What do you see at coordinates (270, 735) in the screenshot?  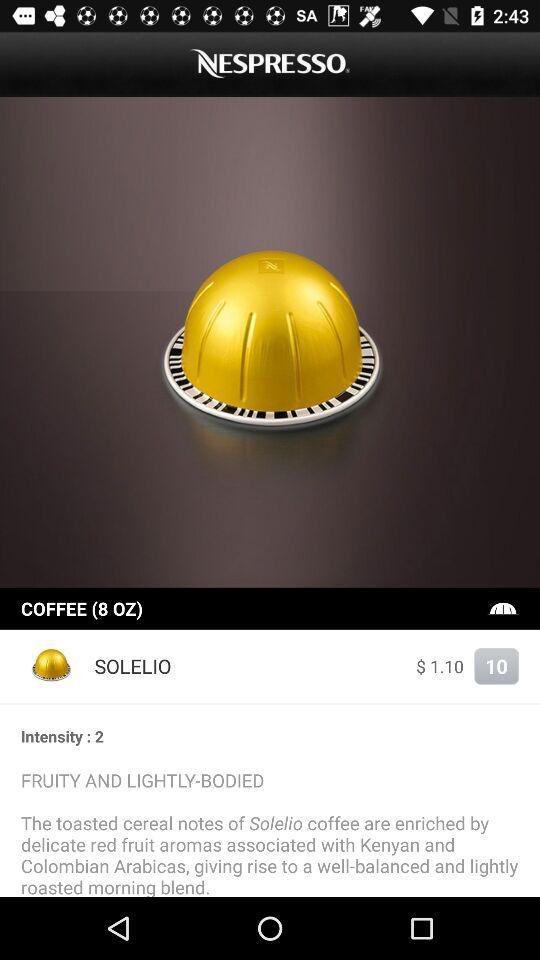 I see `the intensity : 2 icon` at bounding box center [270, 735].